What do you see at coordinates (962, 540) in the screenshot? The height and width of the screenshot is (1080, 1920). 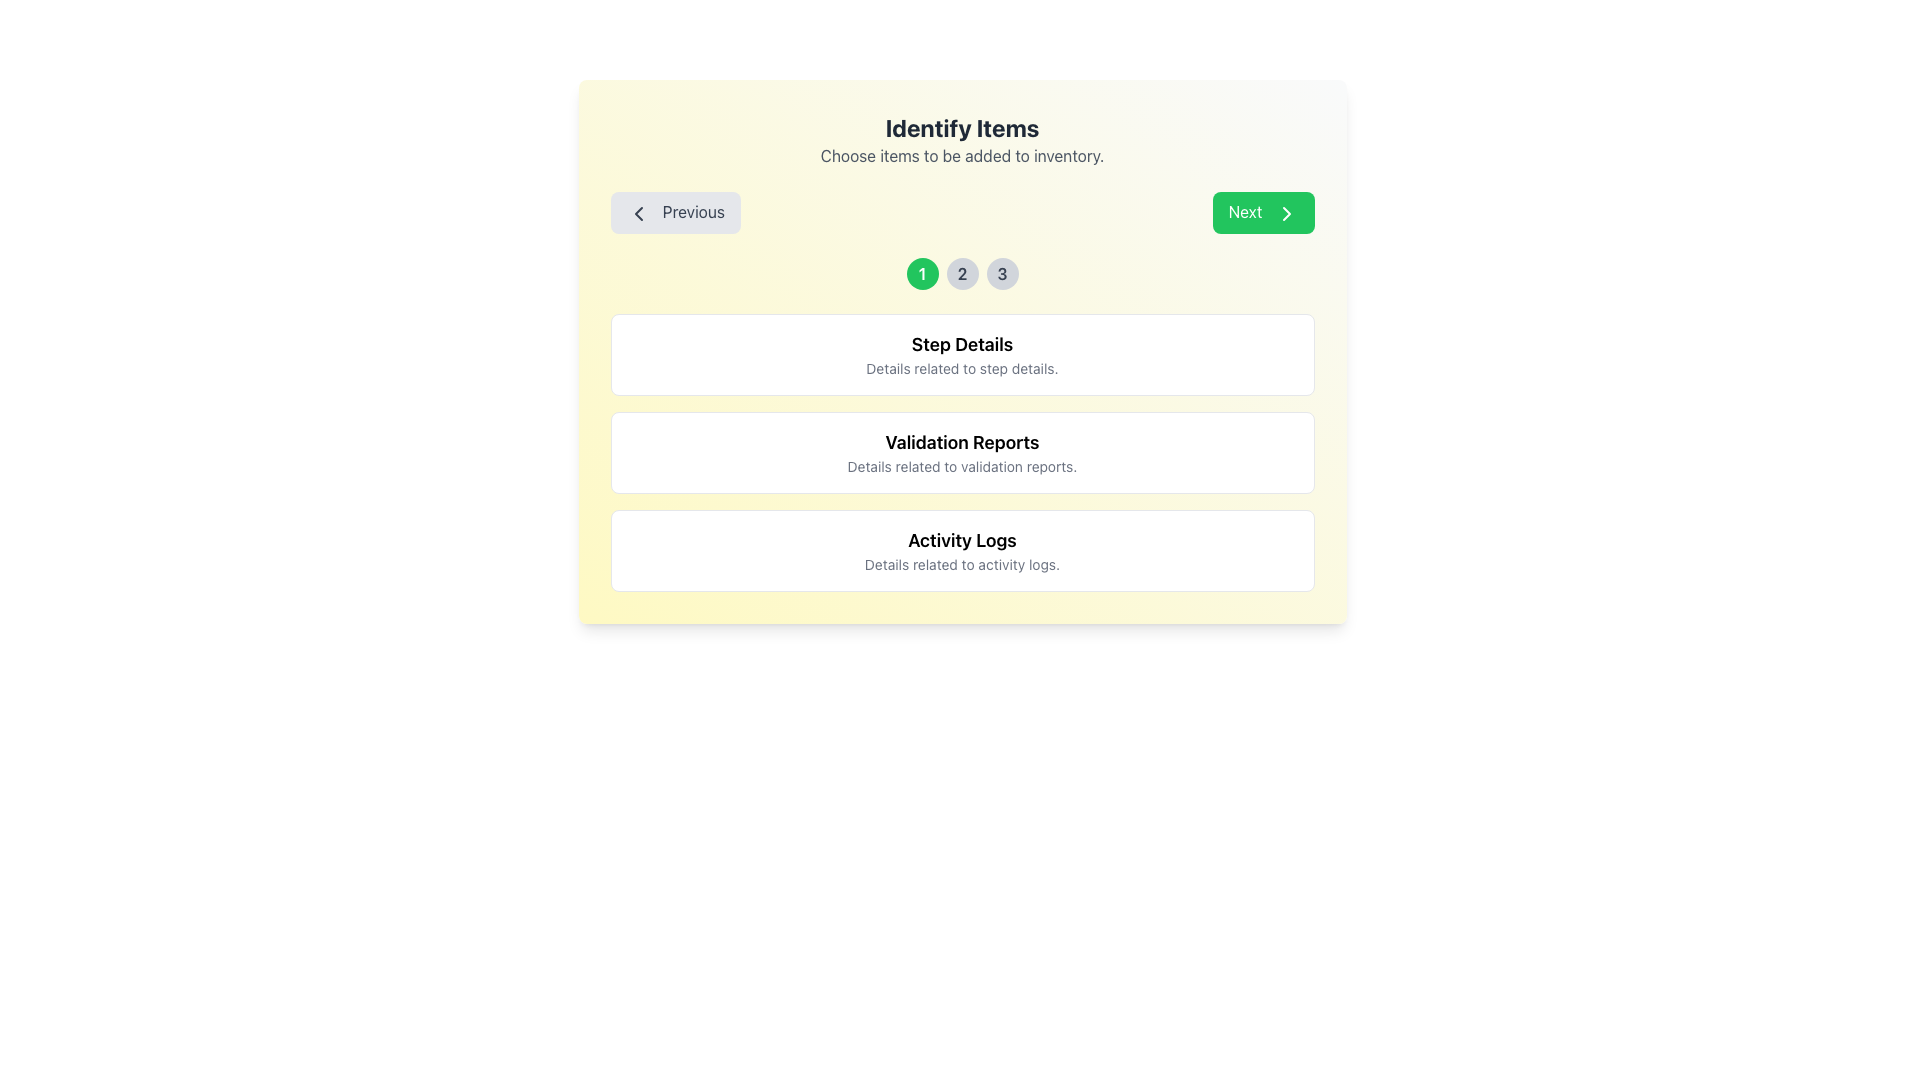 I see `the 'Activity Logs' text label, which is a bold black label located at the top of a white card in the third position of a vertical stack of cards` at bounding box center [962, 540].